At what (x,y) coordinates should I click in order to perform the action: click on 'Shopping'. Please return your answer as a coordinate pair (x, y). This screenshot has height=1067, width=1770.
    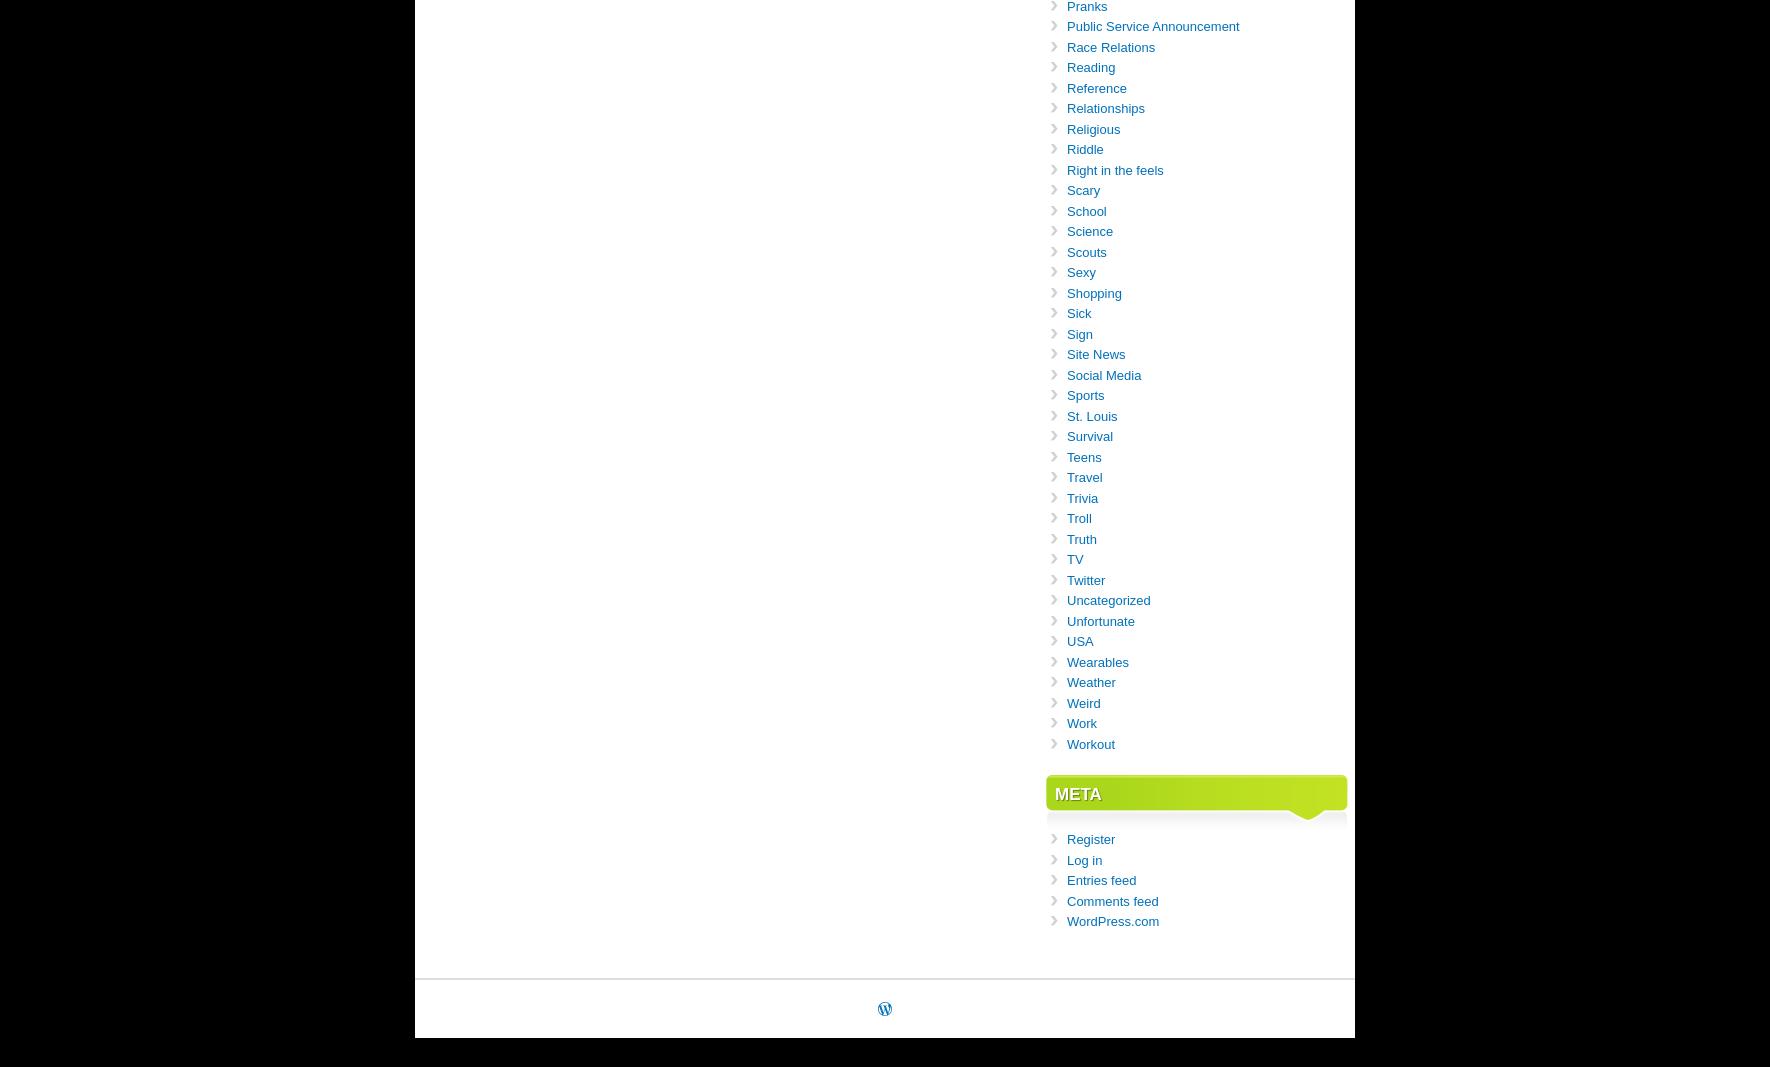
    Looking at the image, I should click on (1094, 292).